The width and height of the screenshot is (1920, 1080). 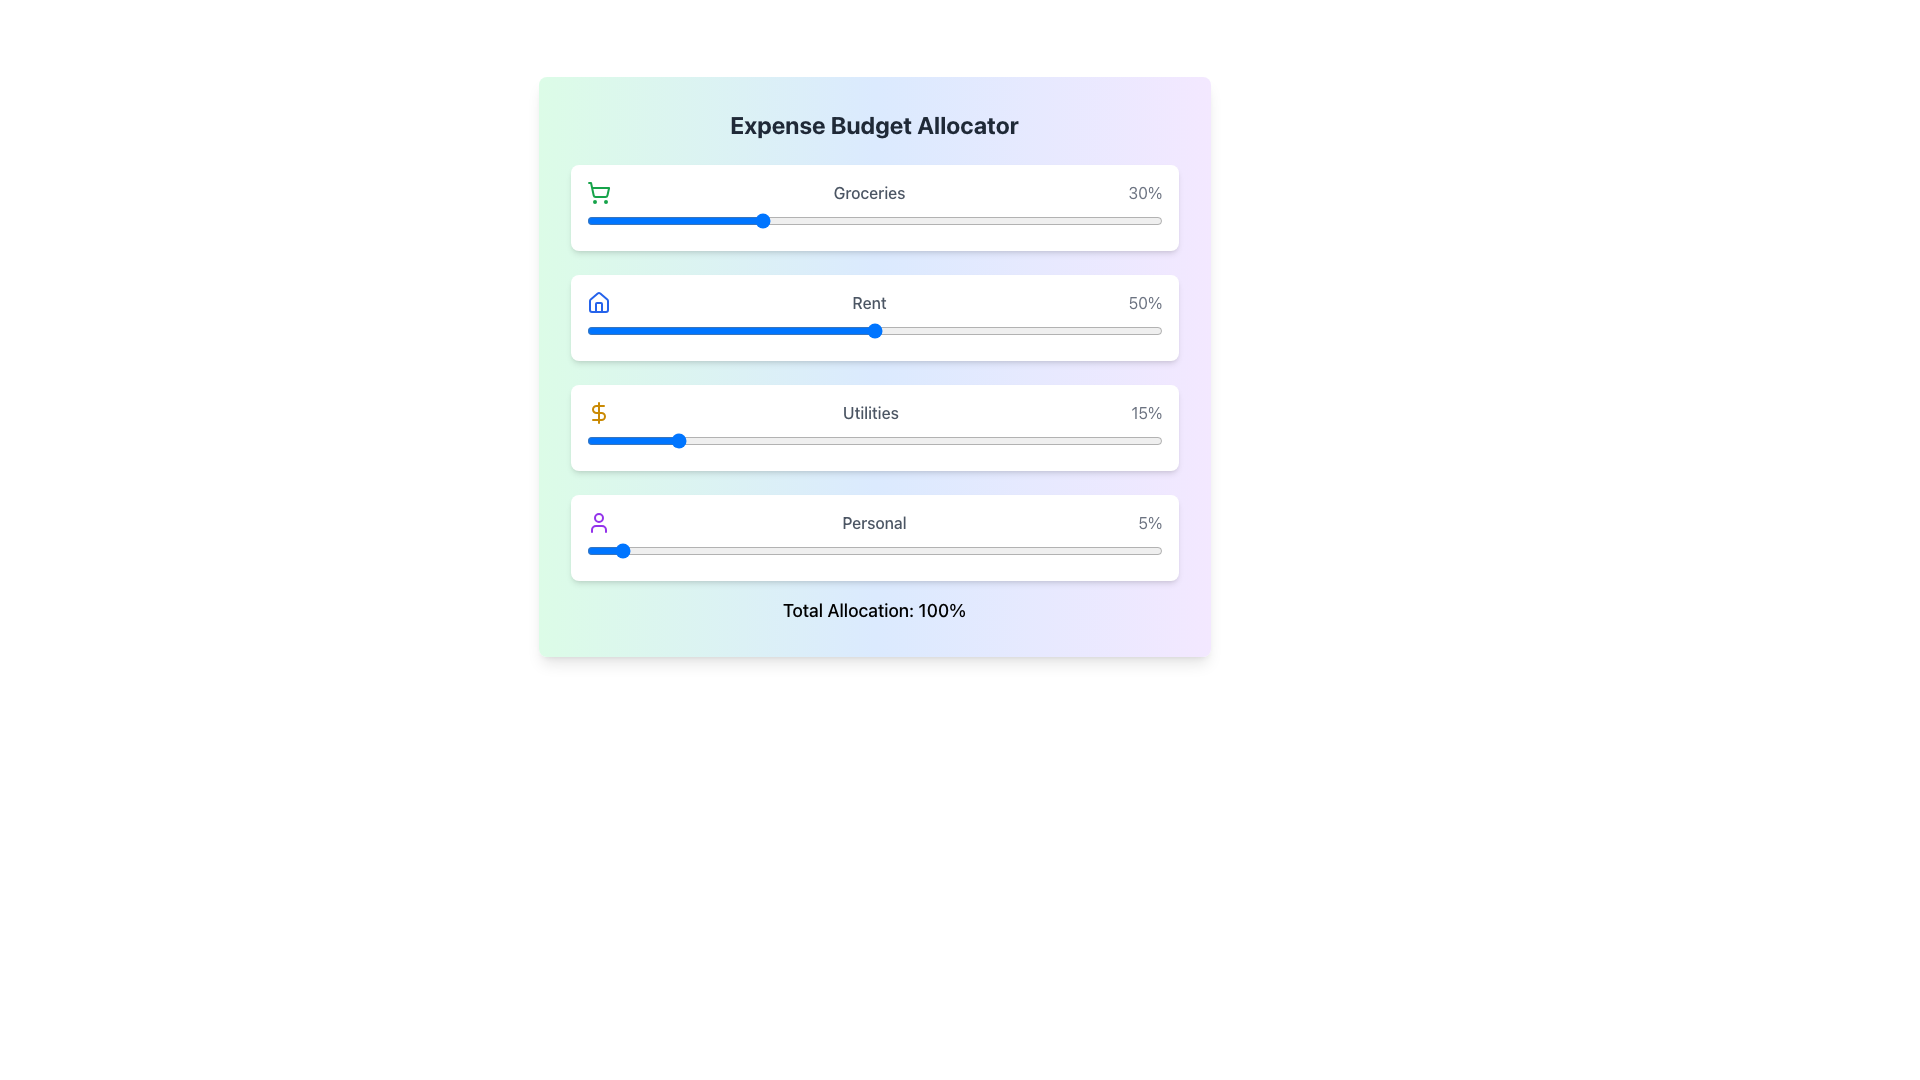 I want to click on the house icon with a blue outline and semi-transparent interior, located at the leftmost side of the 'Rent' row, so click(x=597, y=303).